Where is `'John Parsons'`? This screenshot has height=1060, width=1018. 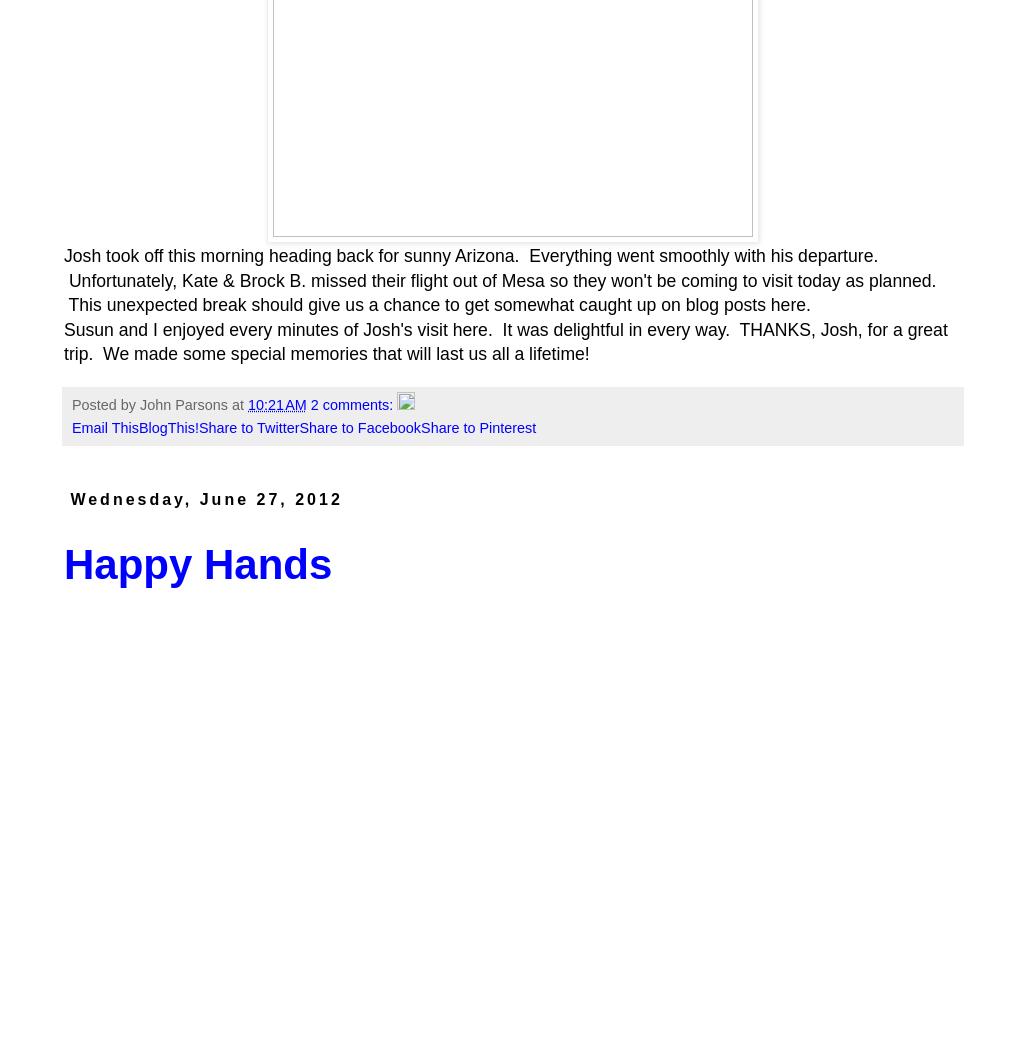 'John Parsons' is located at coordinates (183, 404).